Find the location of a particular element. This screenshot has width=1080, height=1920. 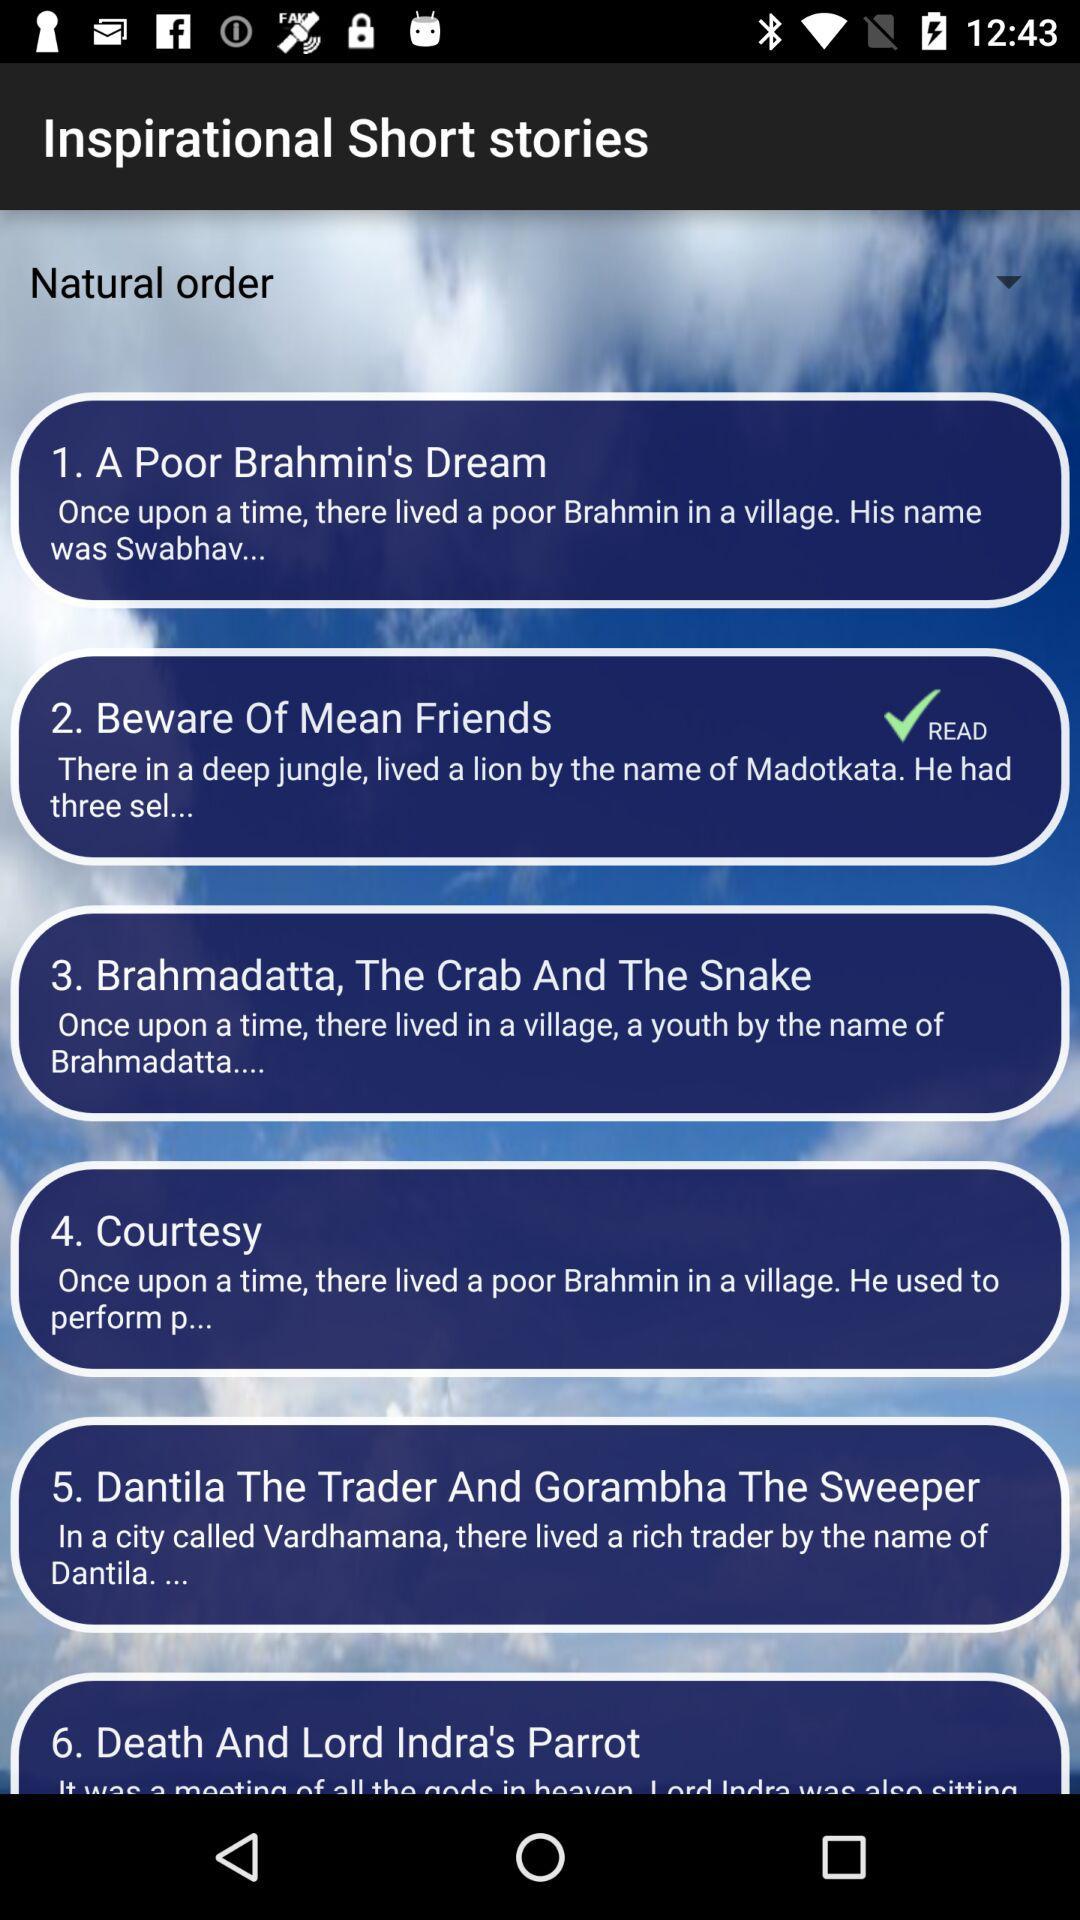

the 3 brahmadatta the item is located at coordinates (540, 973).